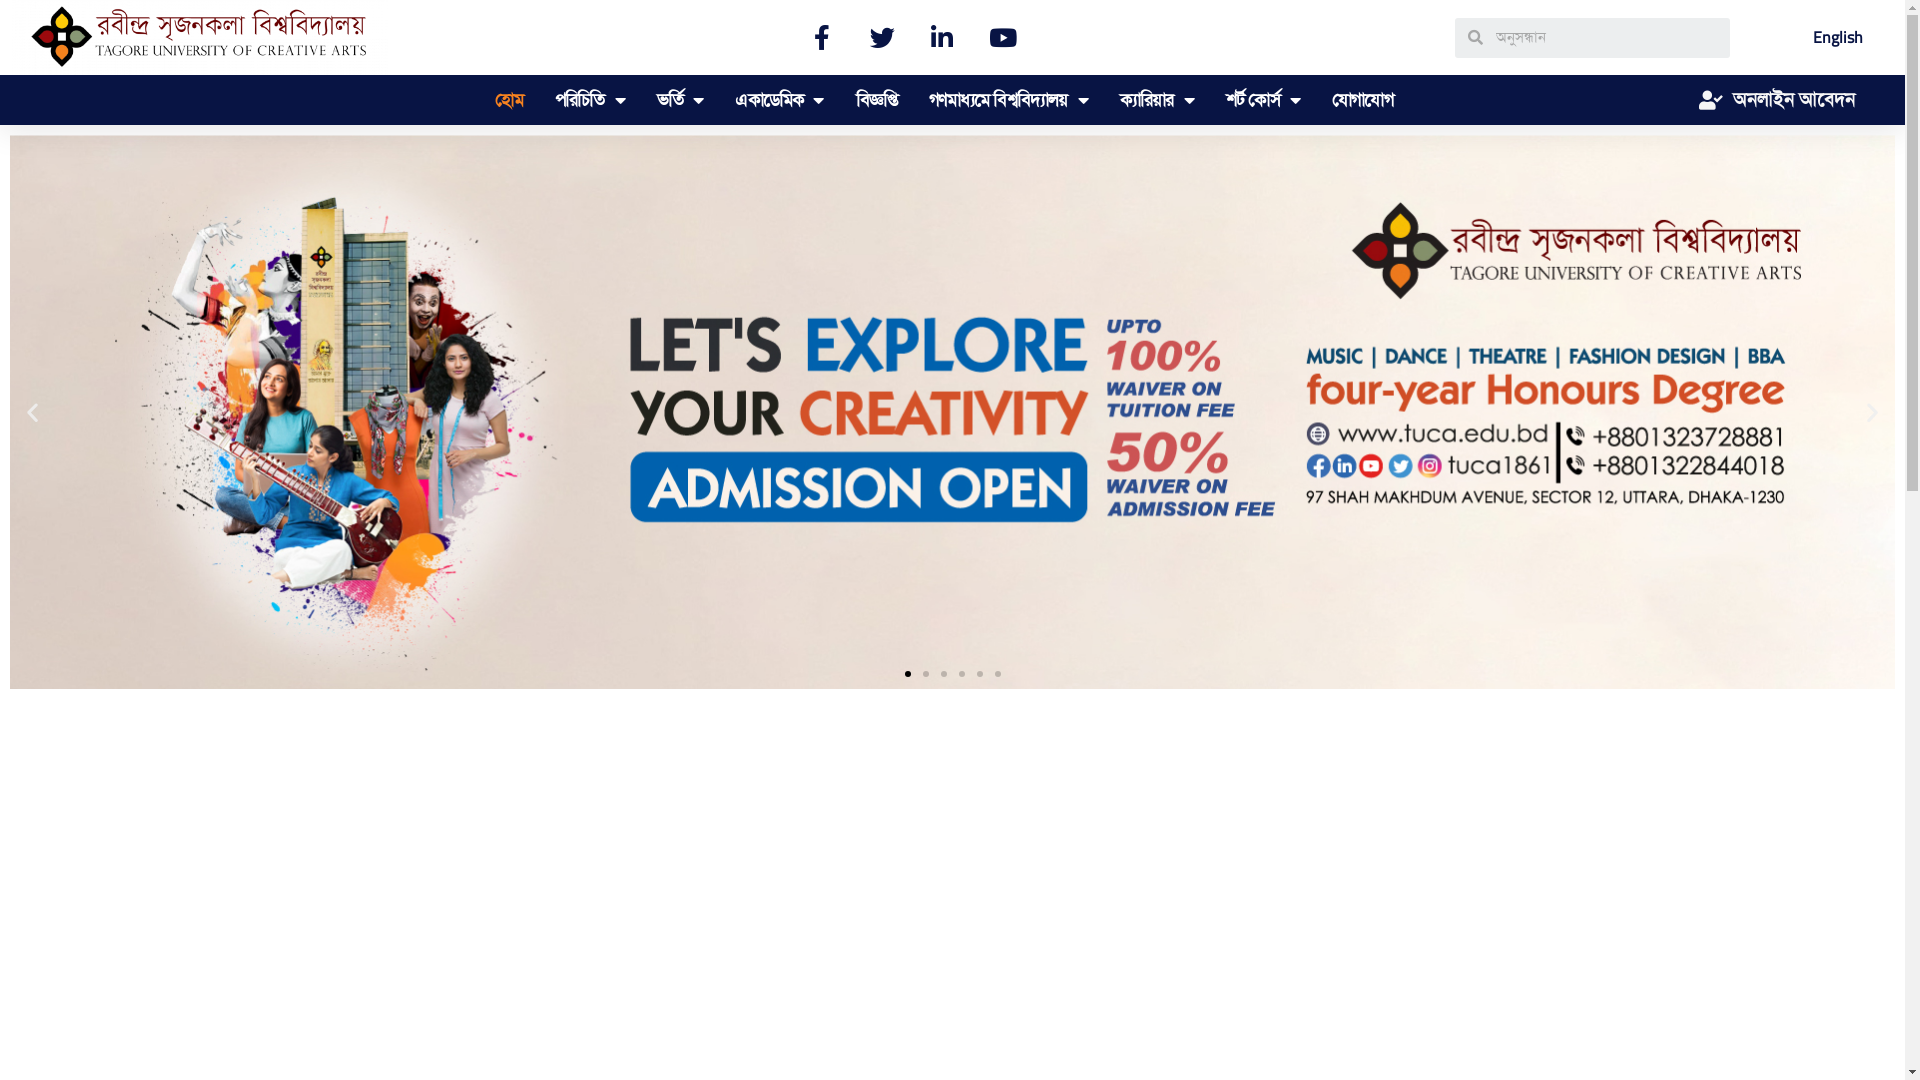 This screenshot has width=1920, height=1080. I want to click on 'TUCA', so click(200, 37).